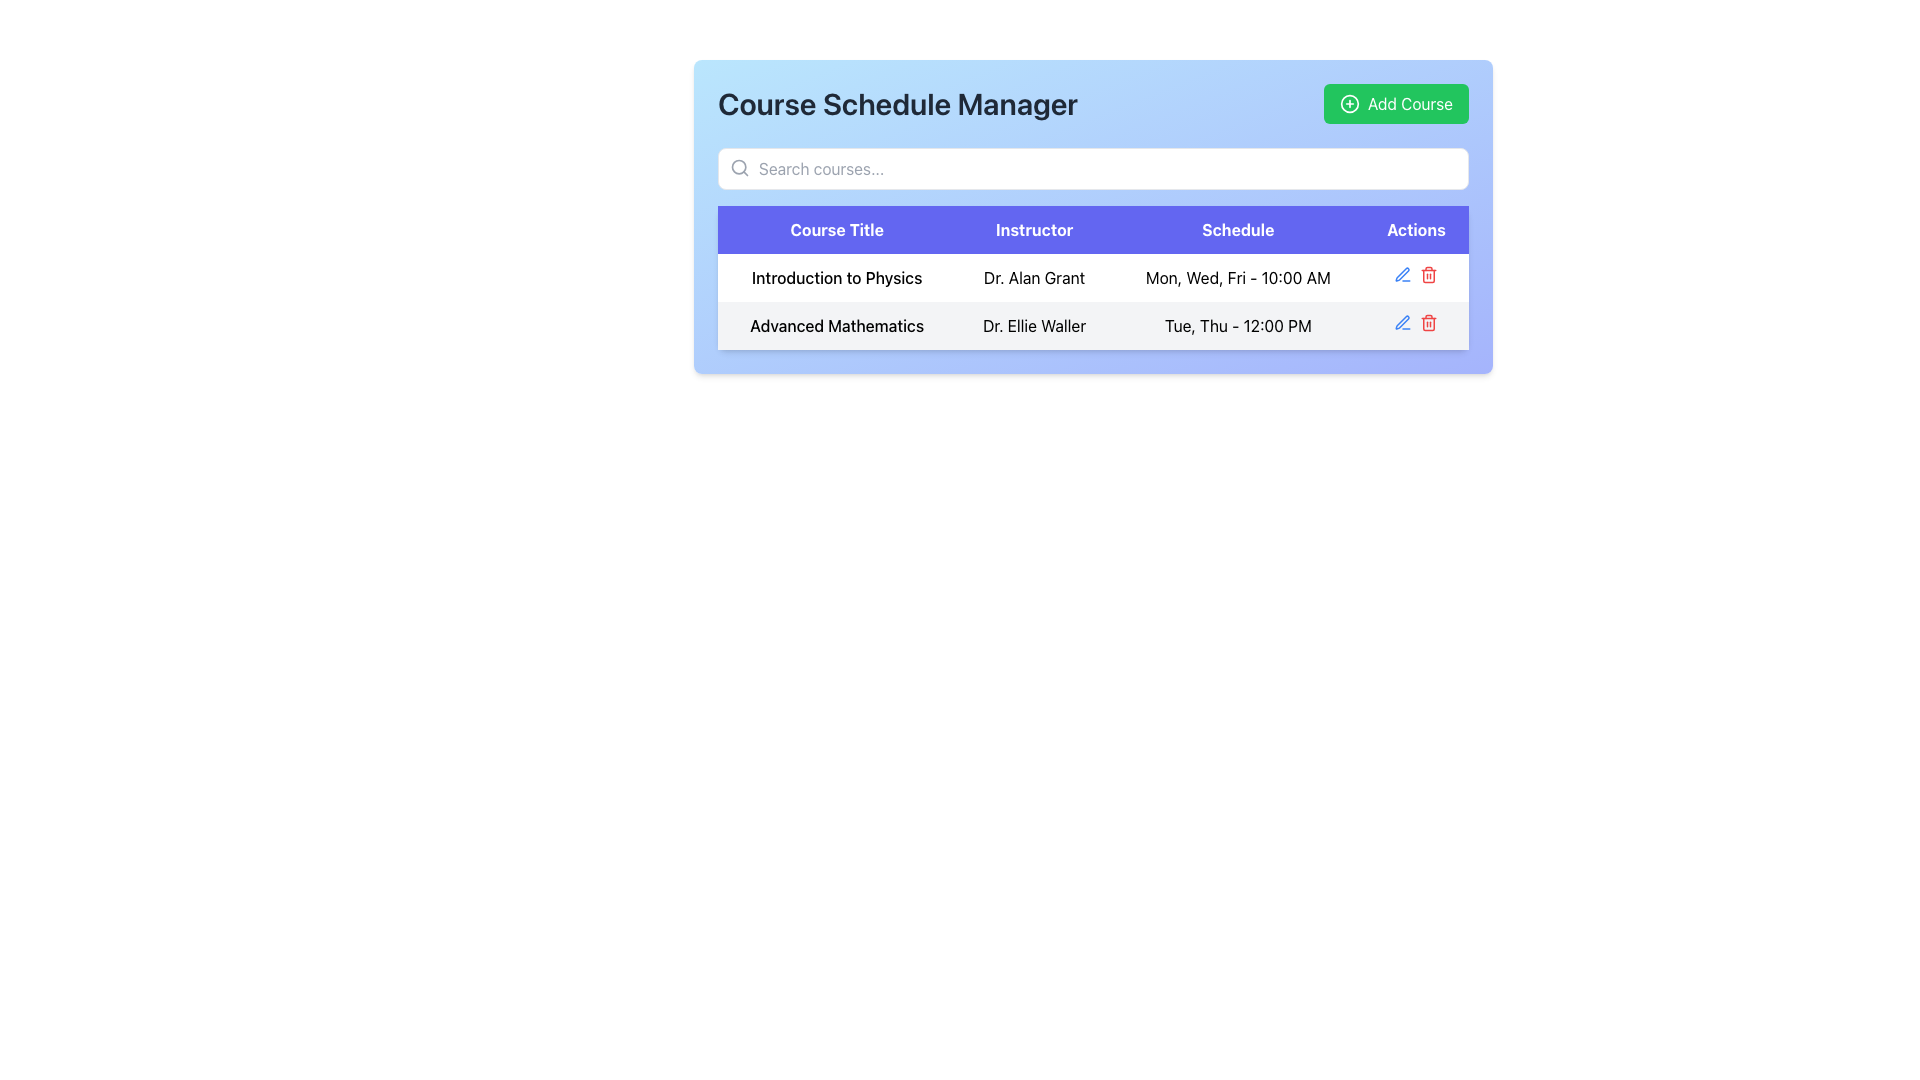 This screenshot has width=1920, height=1080. I want to click on the pencil icon in the 'Actions' column of the second row, so click(1402, 322).